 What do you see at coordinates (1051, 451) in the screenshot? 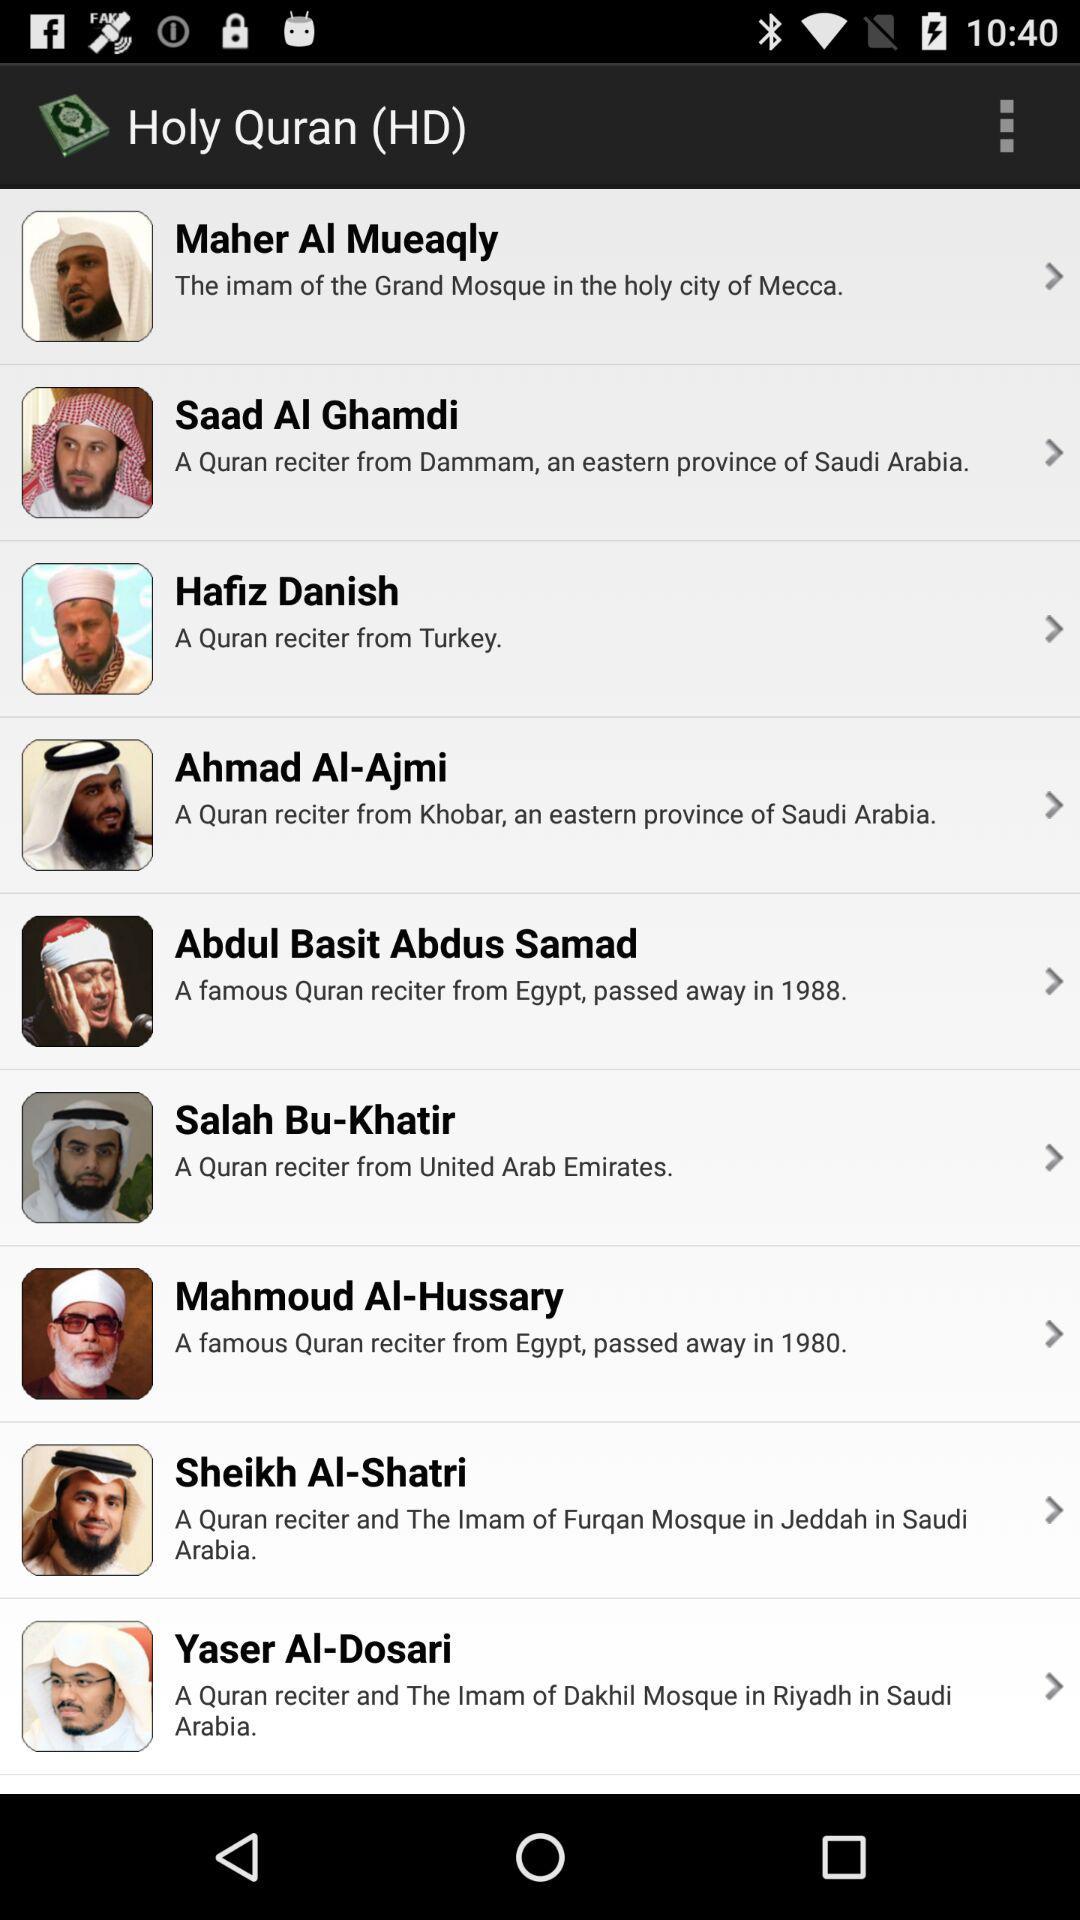
I see `the item next to a quran reciter` at bounding box center [1051, 451].